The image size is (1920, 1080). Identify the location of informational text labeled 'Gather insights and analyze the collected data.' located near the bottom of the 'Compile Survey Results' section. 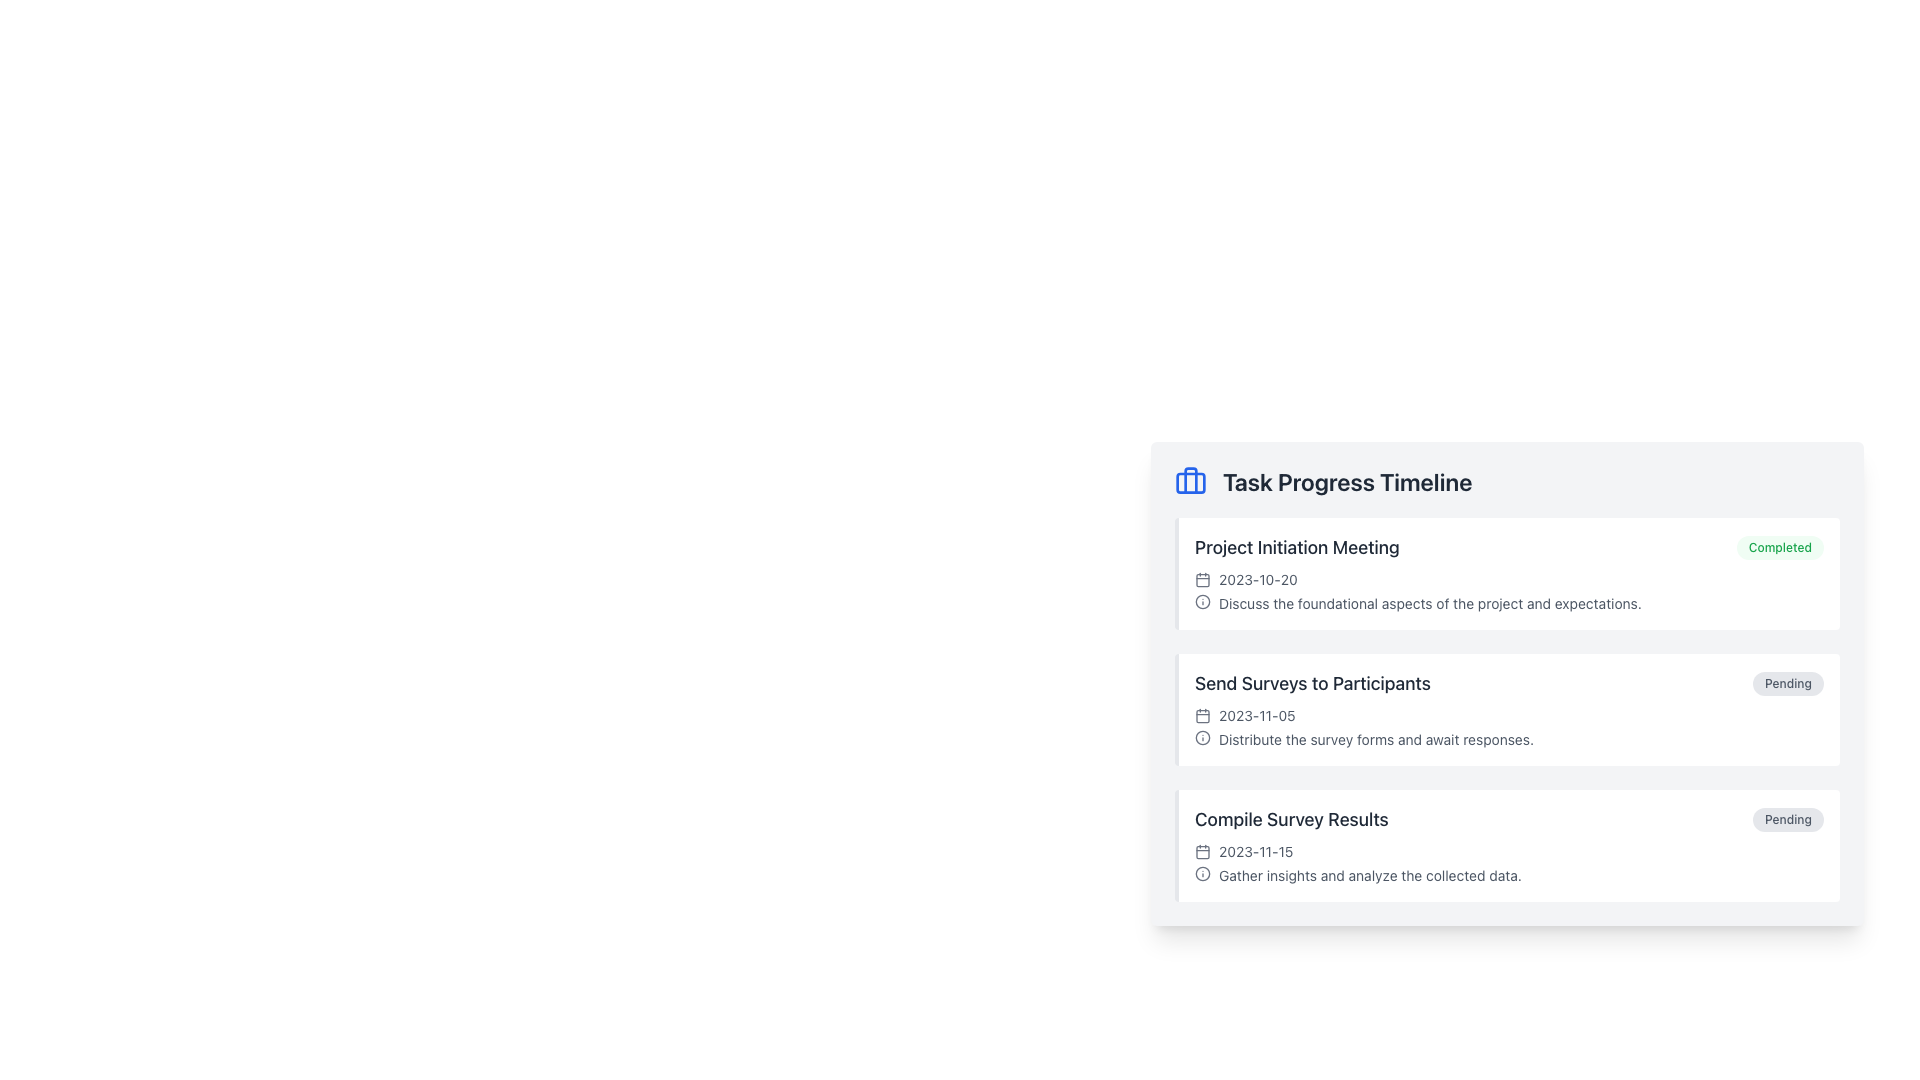
(1509, 874).